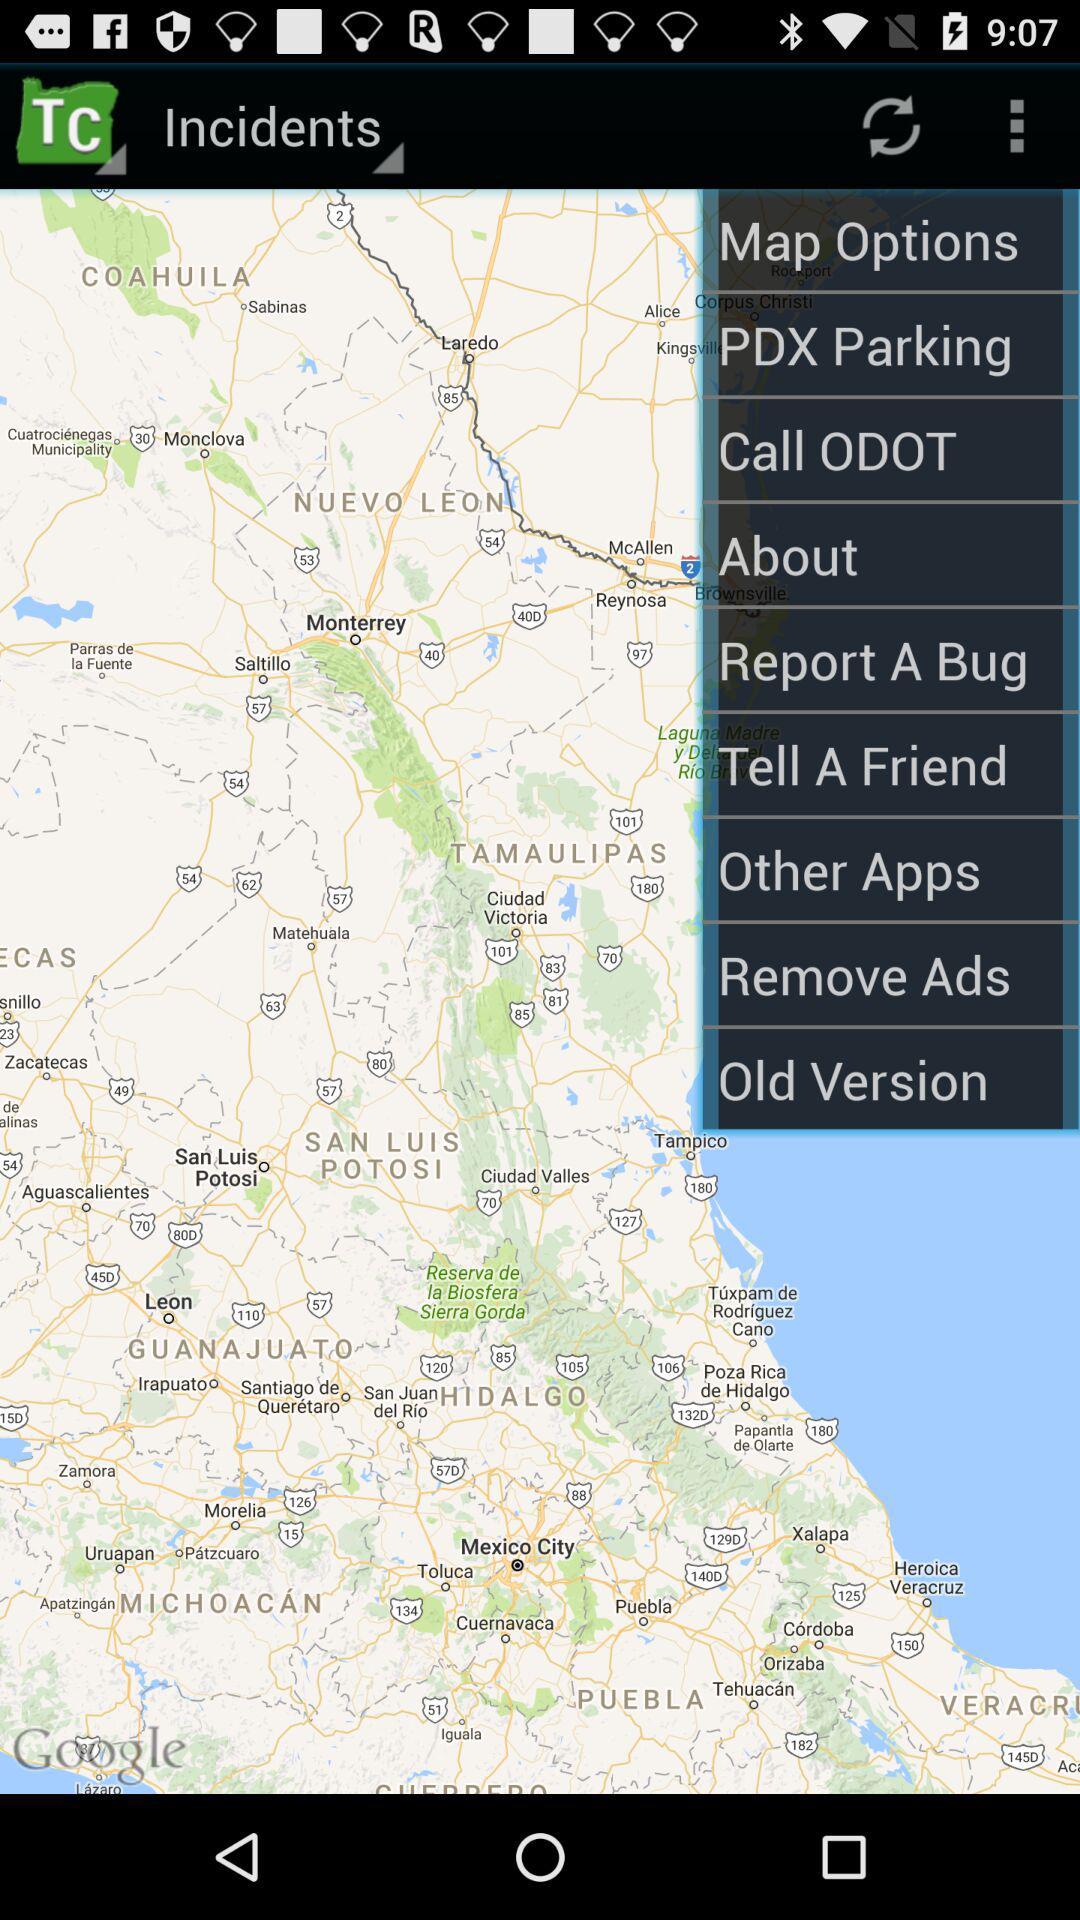  What do you see at coordinates (72, 124) in the screenshot?
I see `the app to the left of incidents icon` at bounding box center [72, 124].